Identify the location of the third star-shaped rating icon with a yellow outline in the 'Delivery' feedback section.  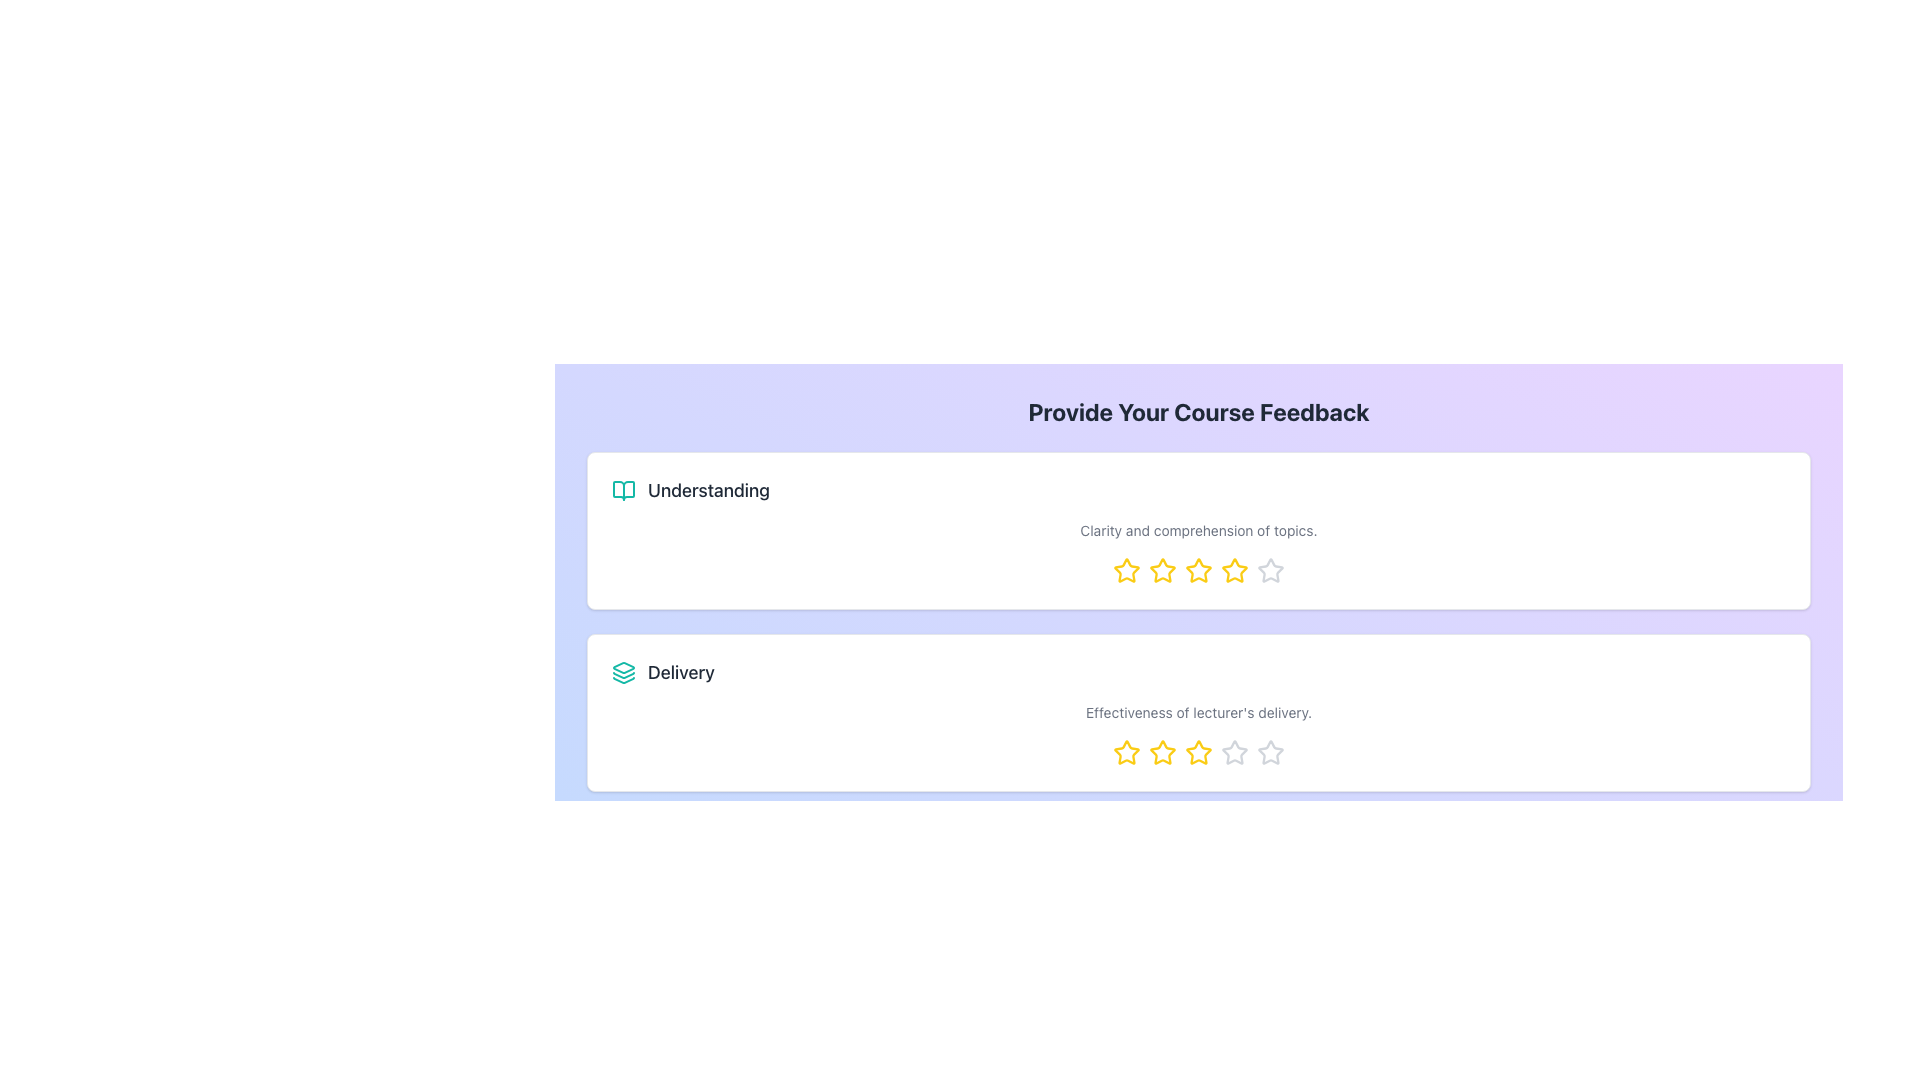
(1162, 752).